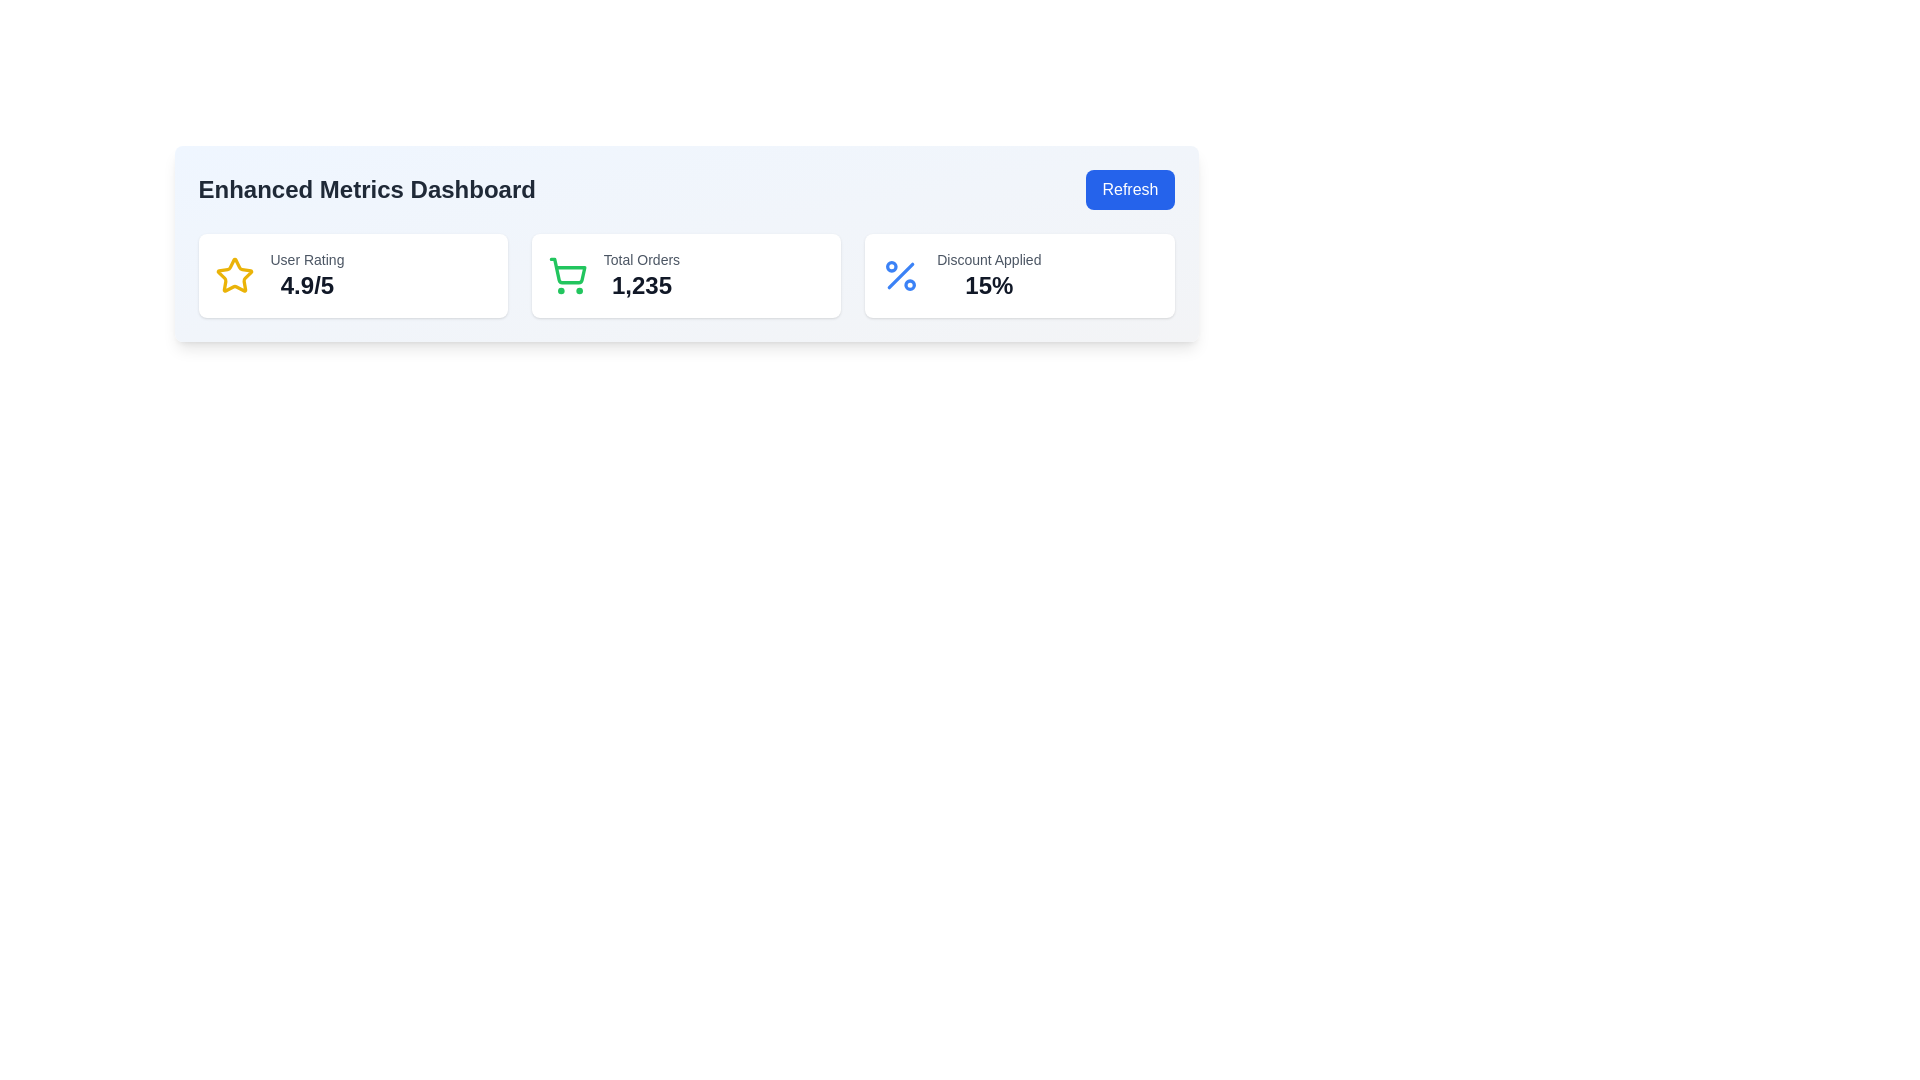  What do you see at coordinates (234, 275) in the screenshot?
I see `the 'User Rating' icon located within the 'User Rating' card on the Enhanced Metrics Dashboard, positioned to the left of the text 'User Rating 4.9/5'` at bounding box center [234, 275].